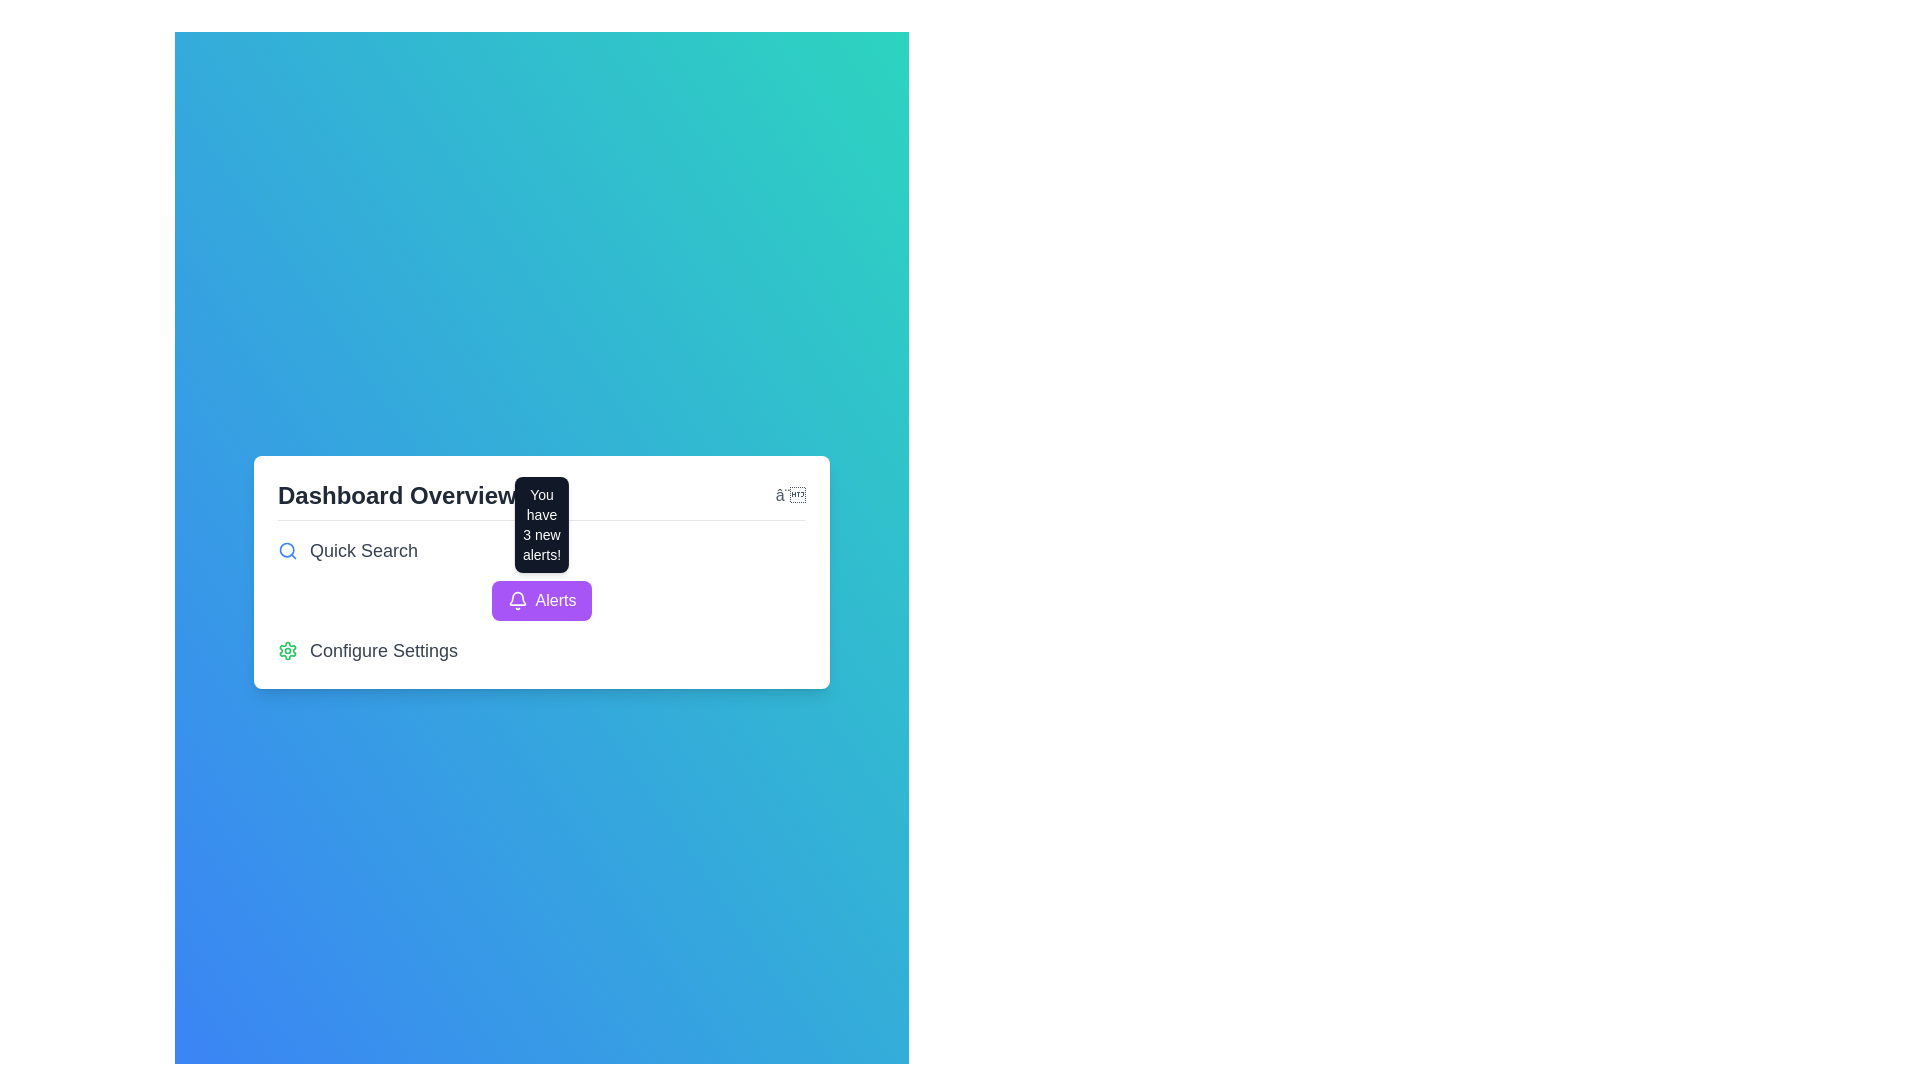  What do you see at coordinates (542, 550) in the screenshot?
I see `the 'Quick Search' label icon, which features a magnifying glass and is styled in blue` at bounding box center [542, 550].